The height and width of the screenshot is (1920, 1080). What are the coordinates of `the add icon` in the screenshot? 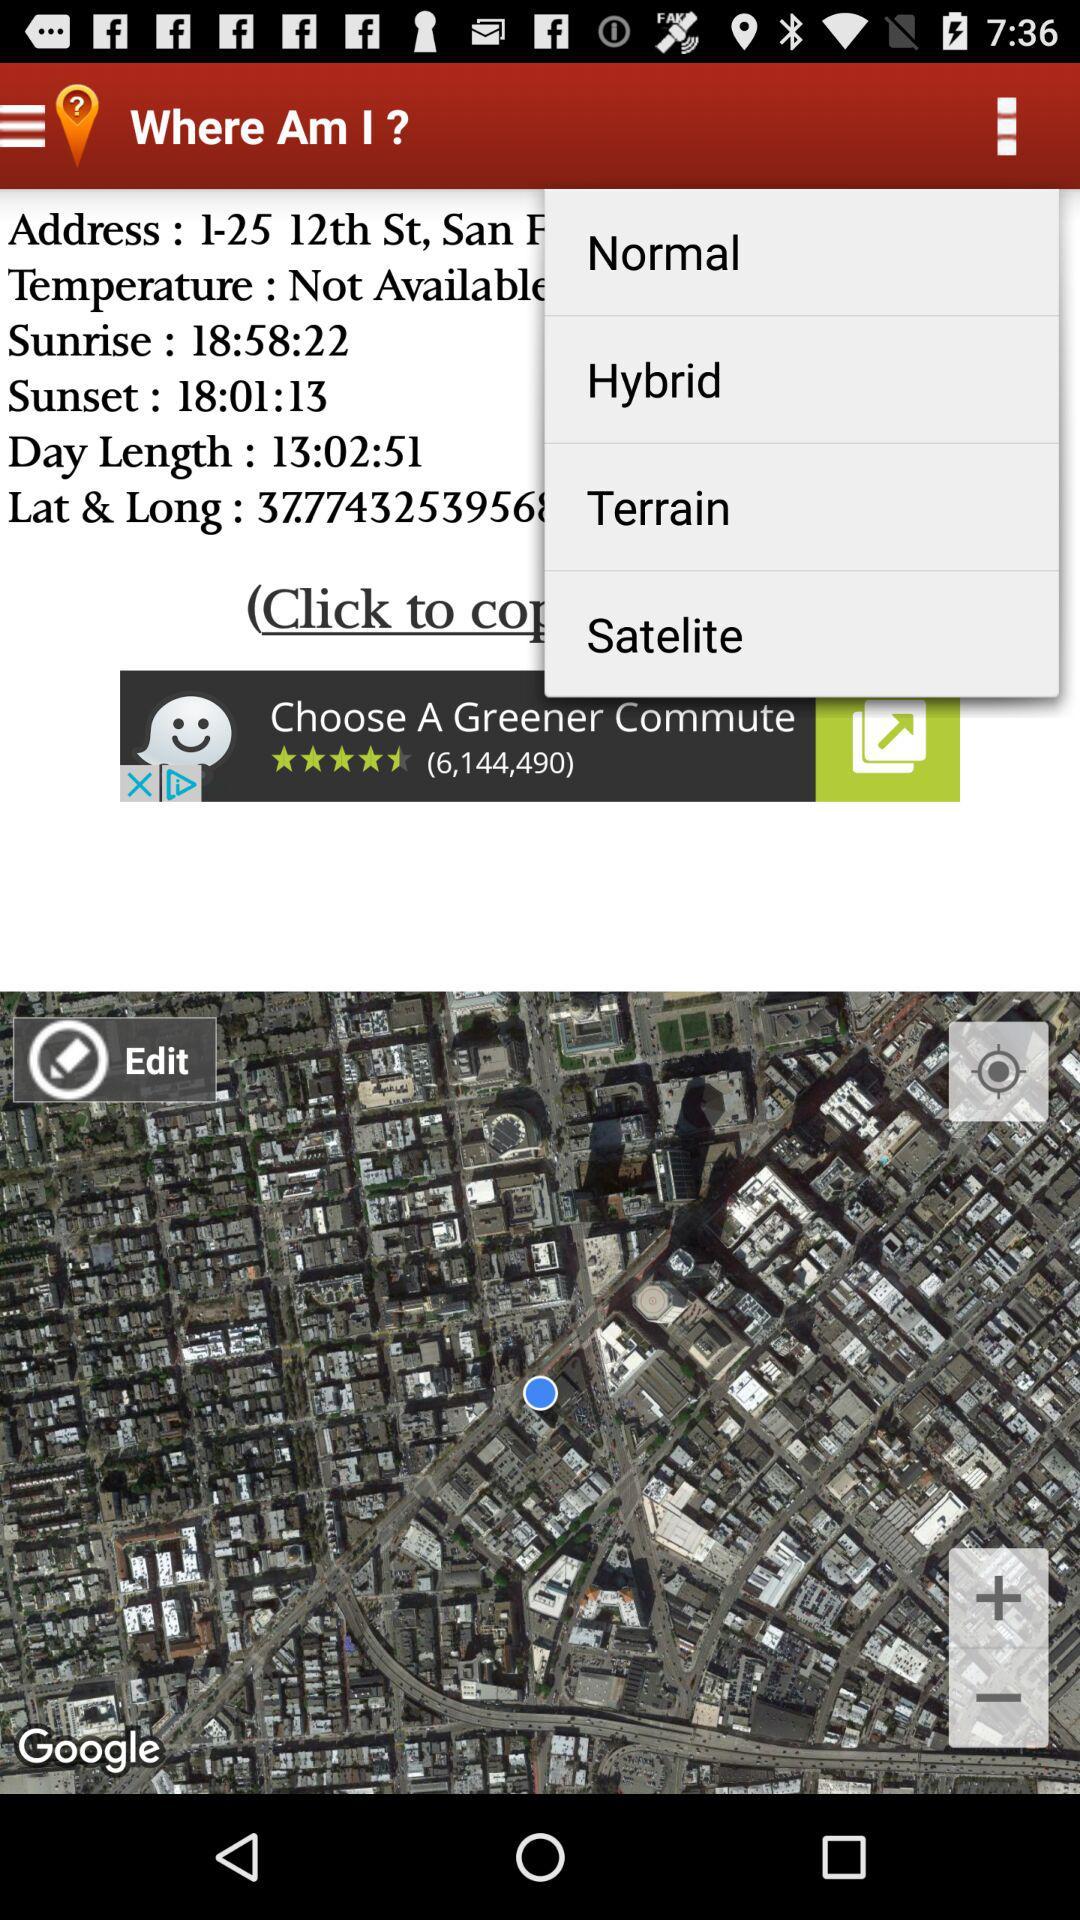 It's located at (998, 1707).